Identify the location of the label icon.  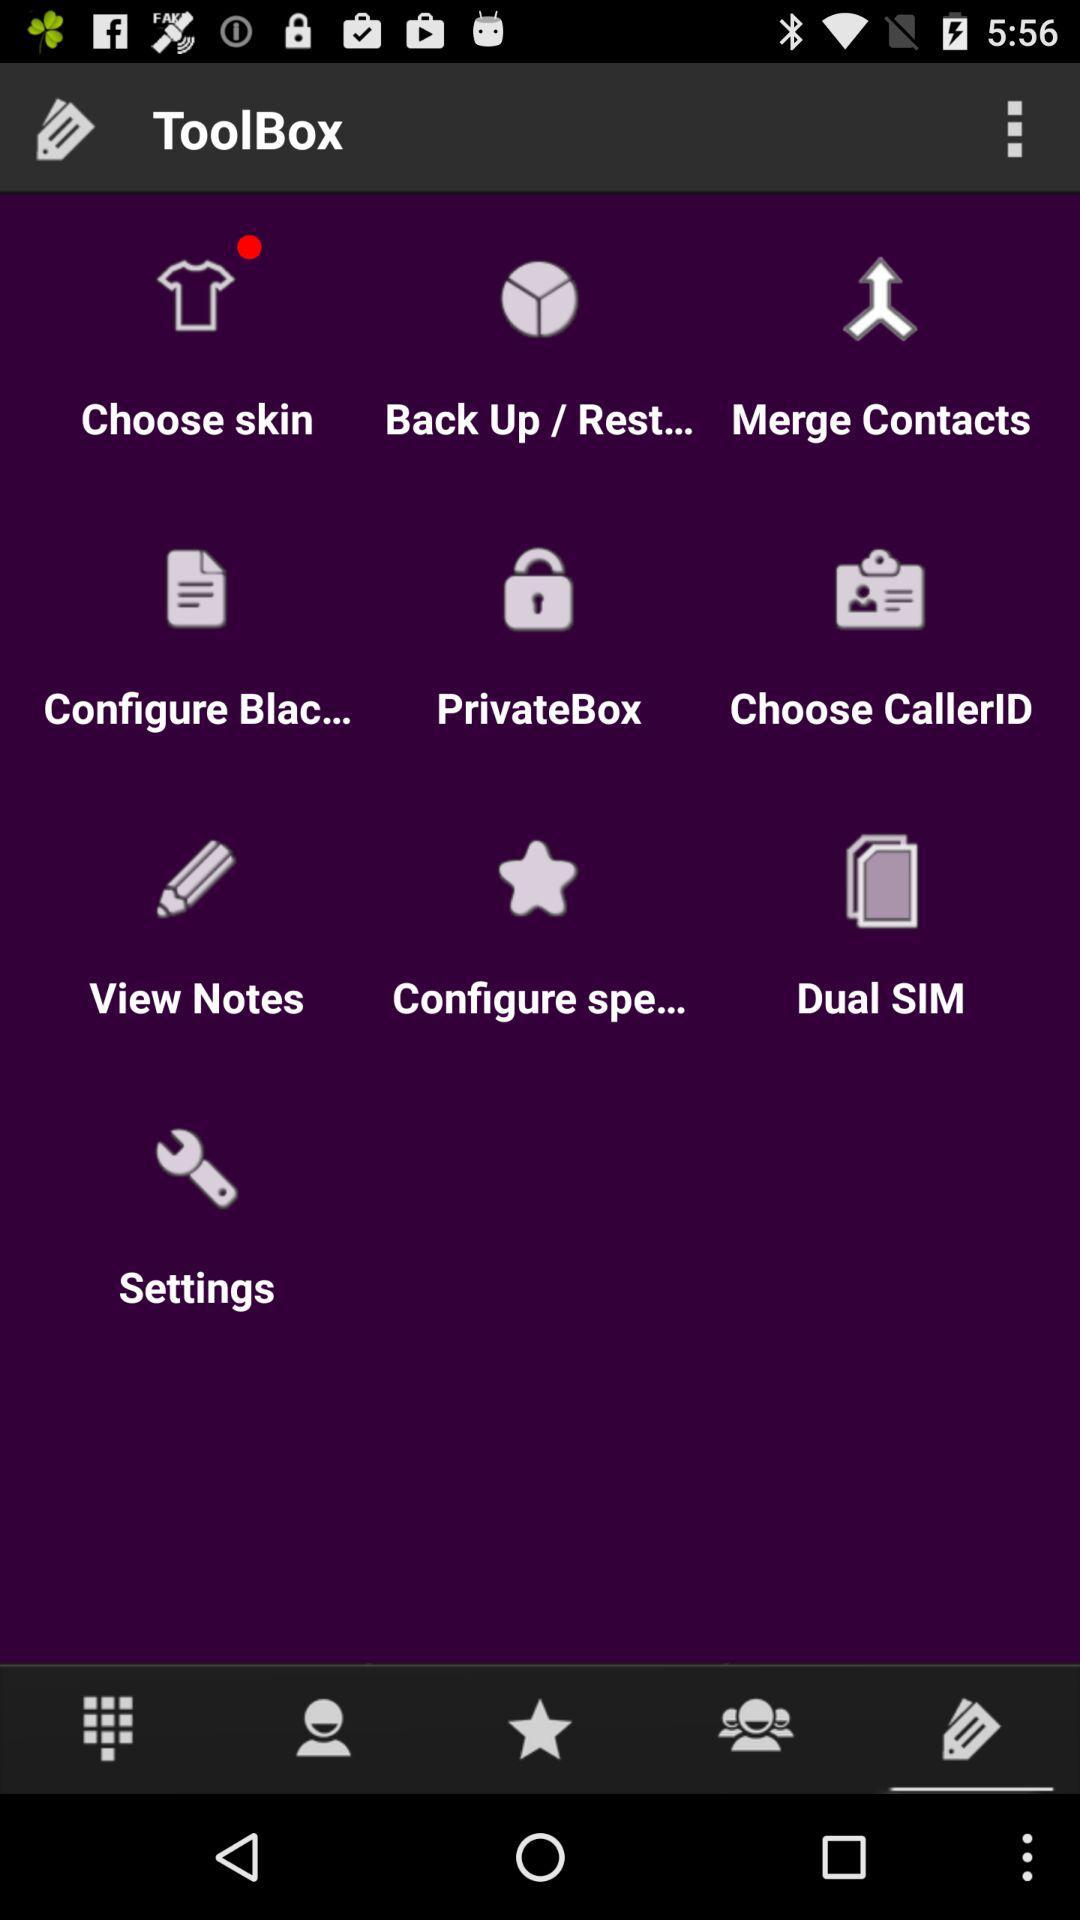
(971, 1848).